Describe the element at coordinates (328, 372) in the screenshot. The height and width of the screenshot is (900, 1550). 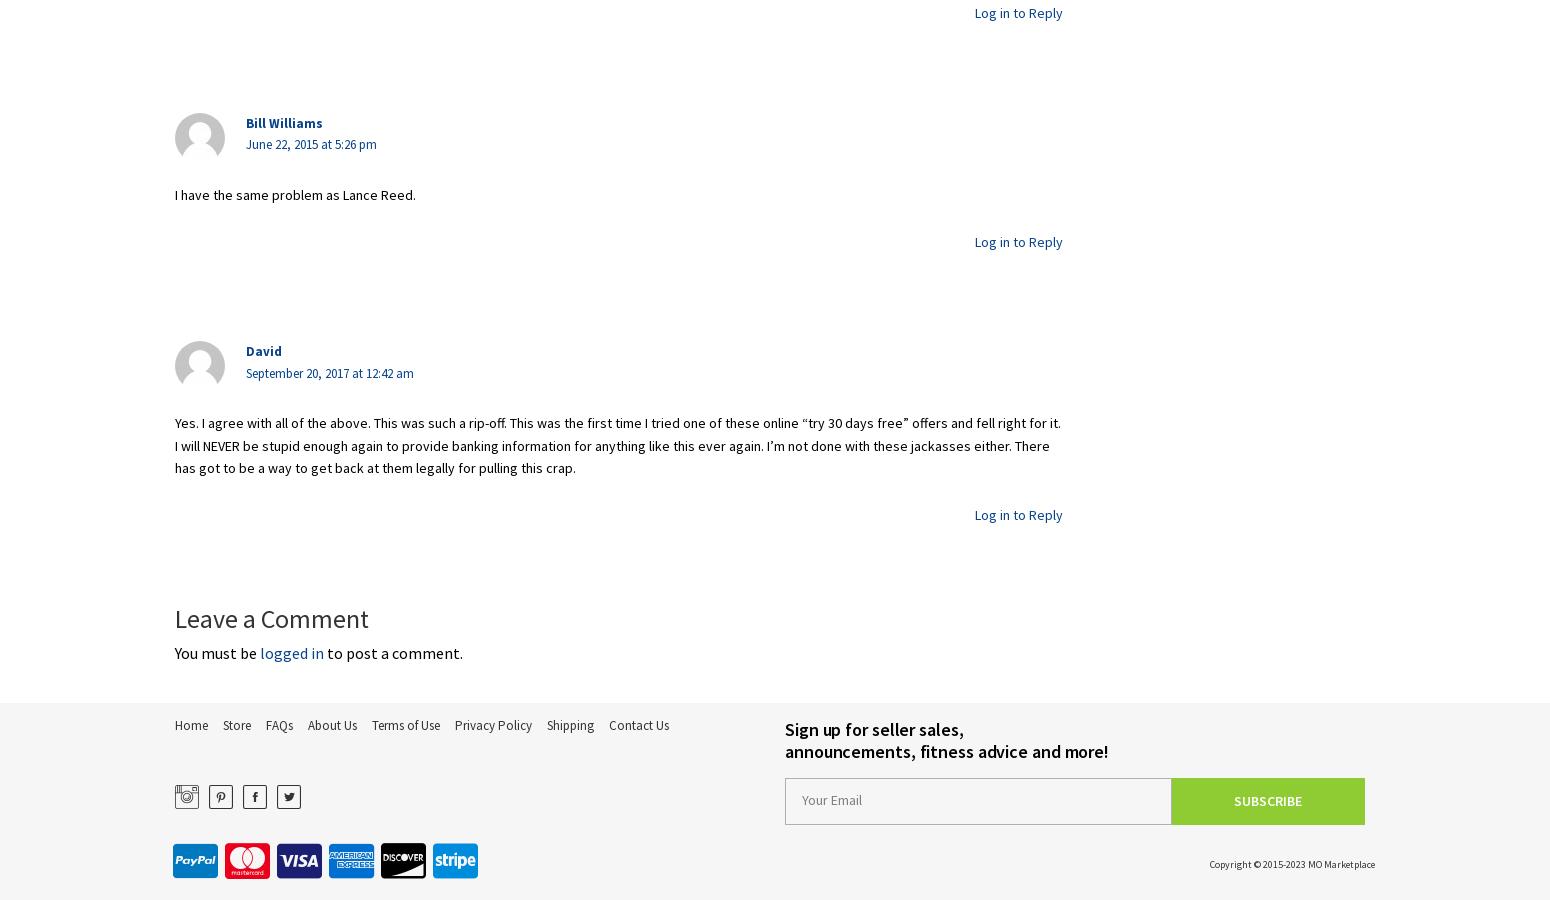
I see `'September 20, 2017 at 12:42 am'` at that location.